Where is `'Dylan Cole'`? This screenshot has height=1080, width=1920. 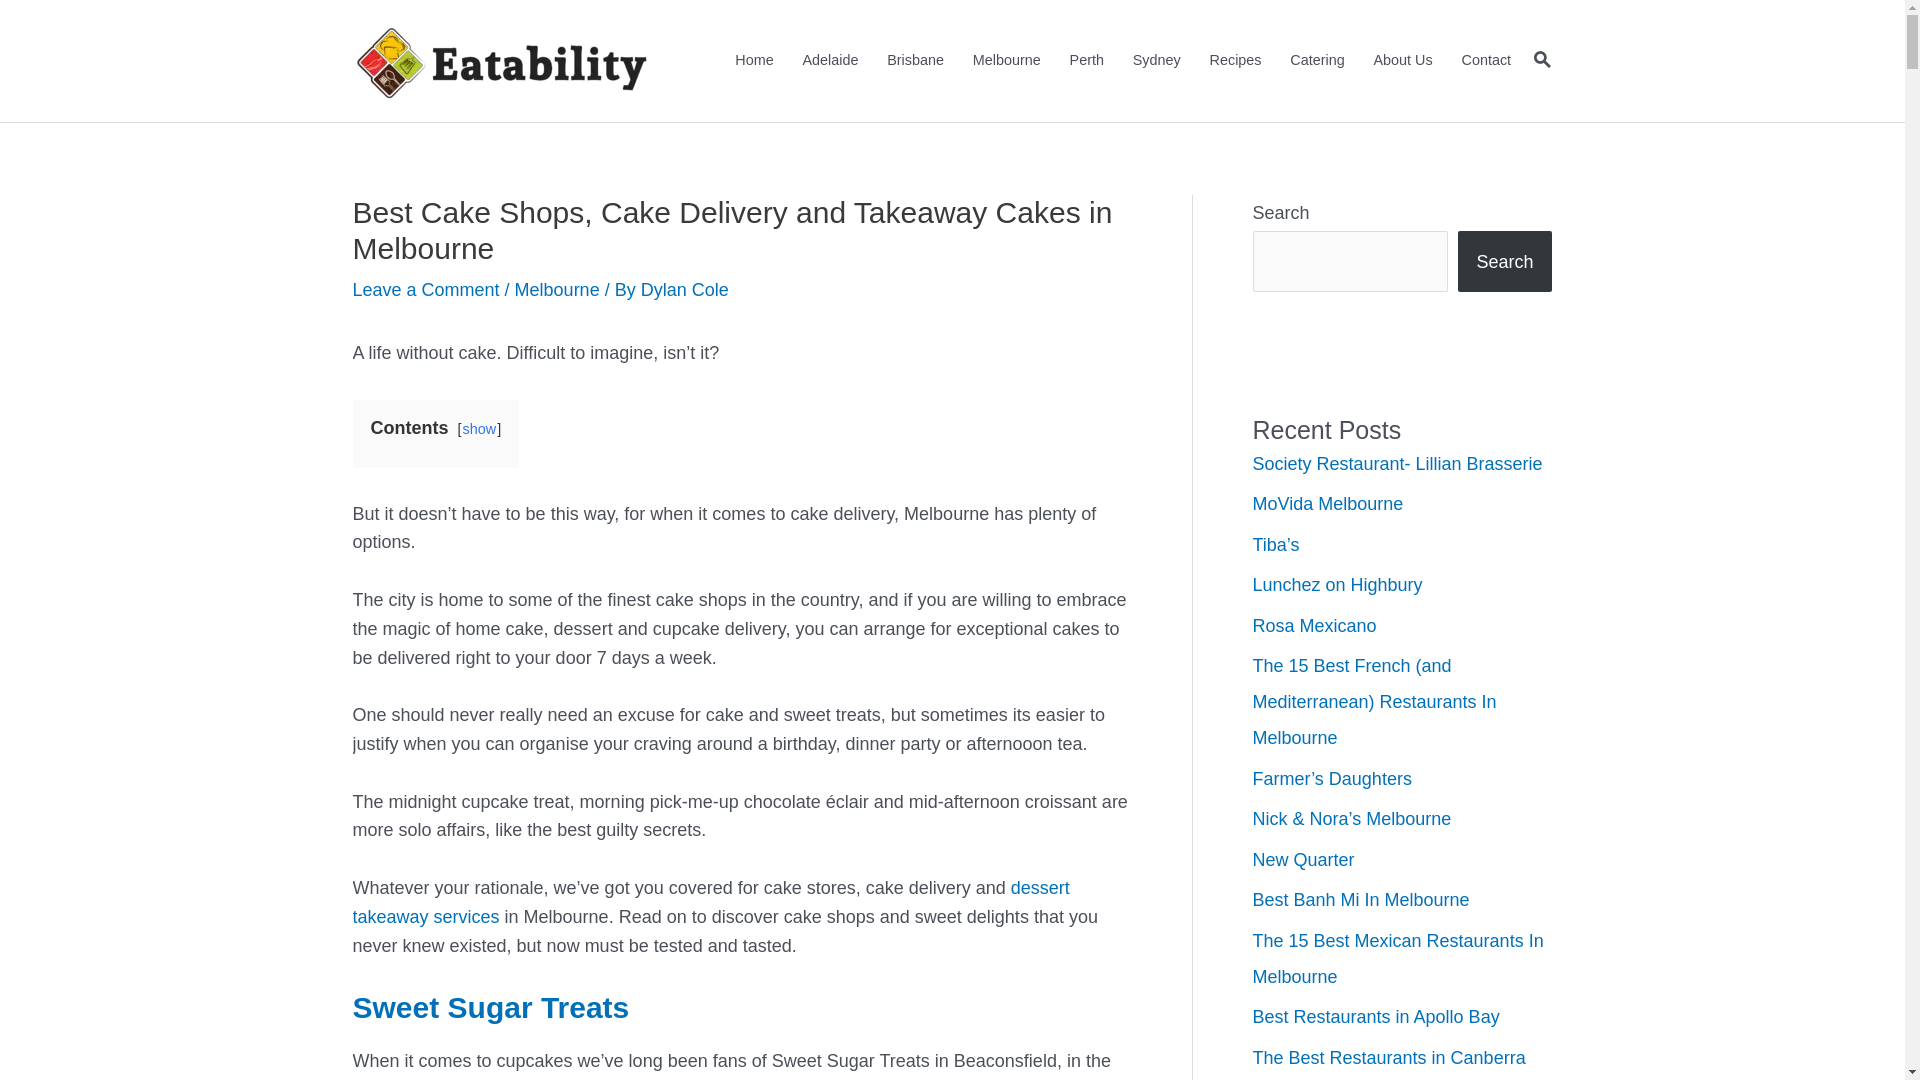
'Dylan Cole' is located at coordinates (685, 289).